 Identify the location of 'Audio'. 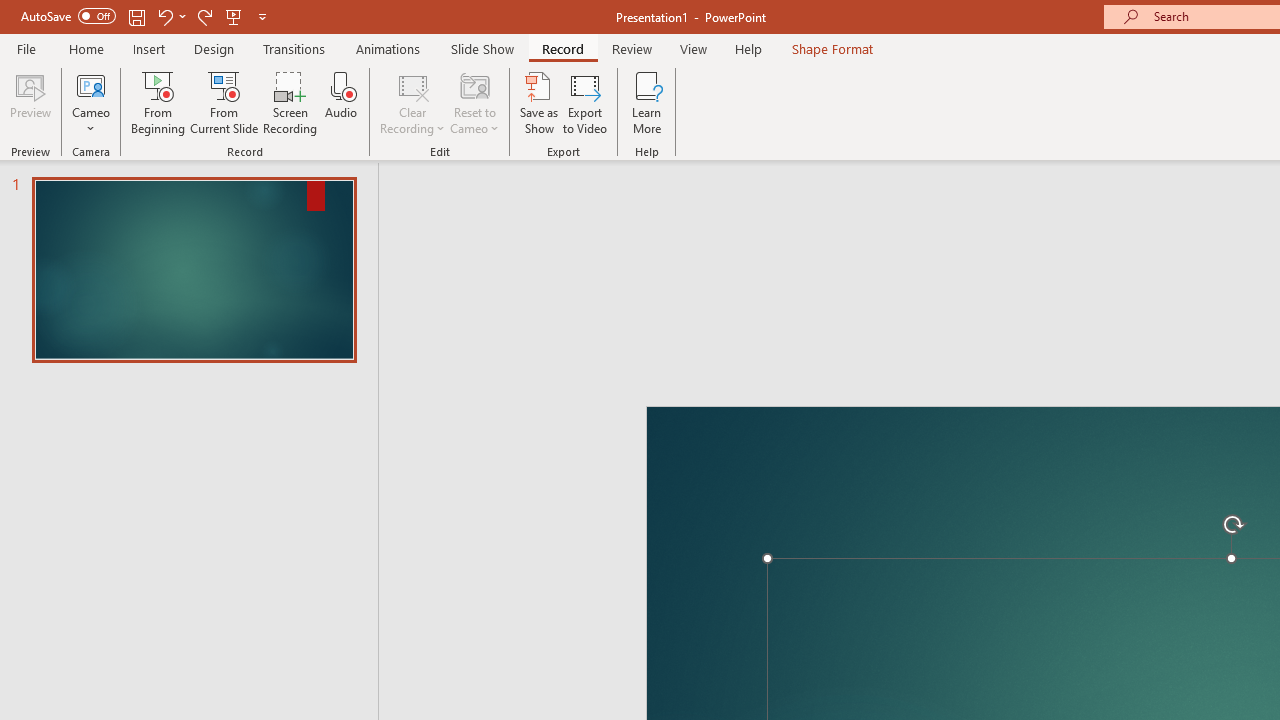
(341, 103).